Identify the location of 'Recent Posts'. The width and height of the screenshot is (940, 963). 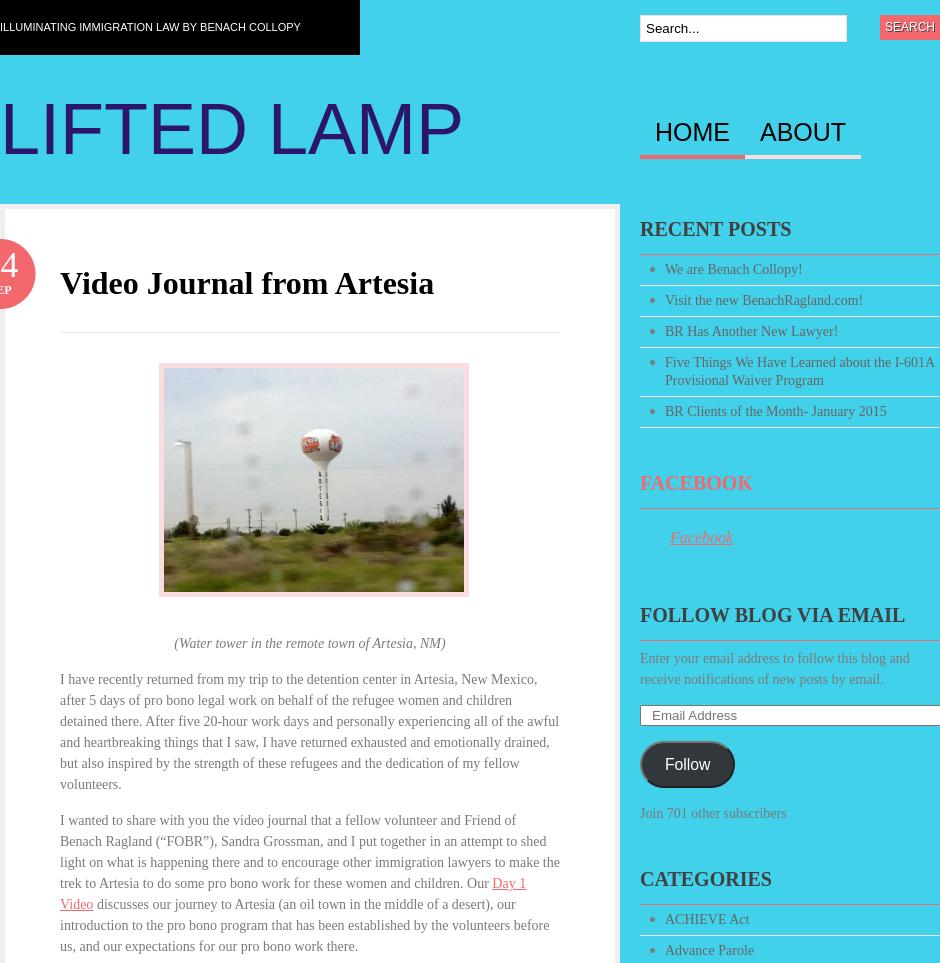
(715, 229).